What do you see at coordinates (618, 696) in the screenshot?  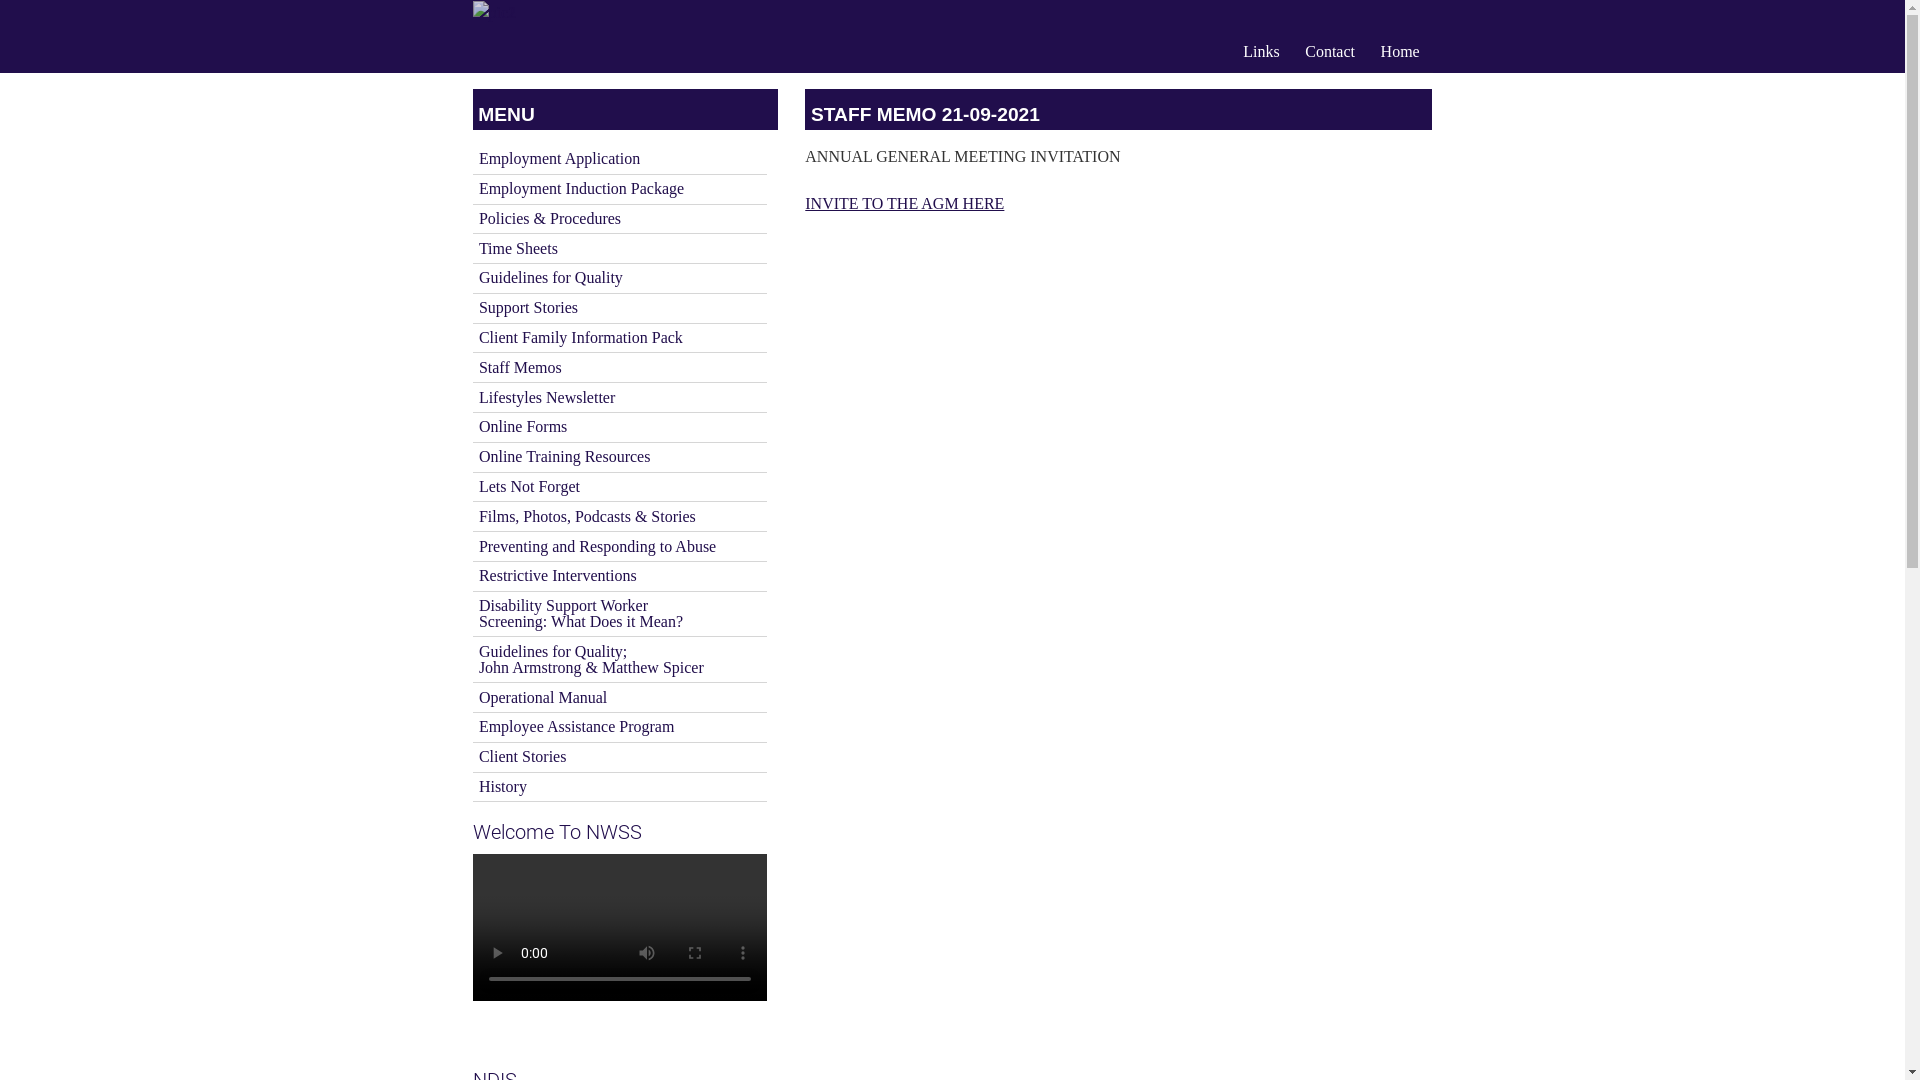 I see `'Operational Manual'` at bounding box center [618, 696].